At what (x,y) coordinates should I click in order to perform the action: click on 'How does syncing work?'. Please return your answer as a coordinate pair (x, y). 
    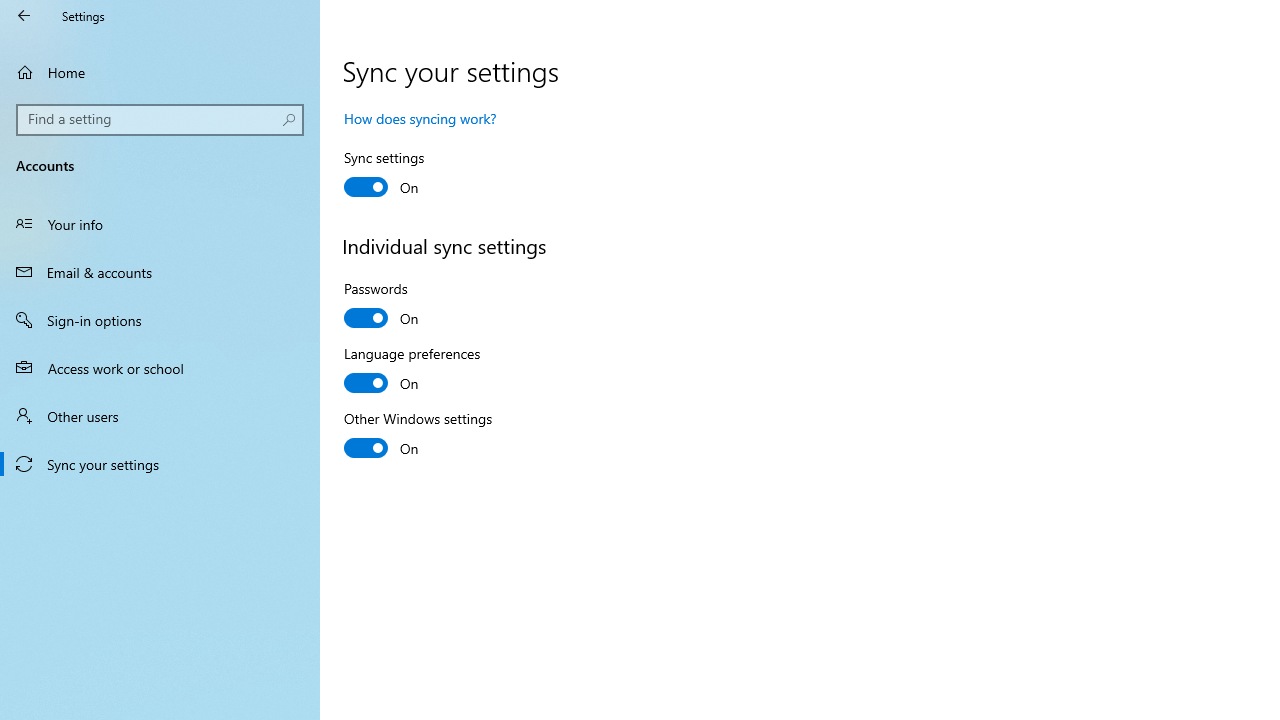
    Looking at the image, I should click on (419, 118).